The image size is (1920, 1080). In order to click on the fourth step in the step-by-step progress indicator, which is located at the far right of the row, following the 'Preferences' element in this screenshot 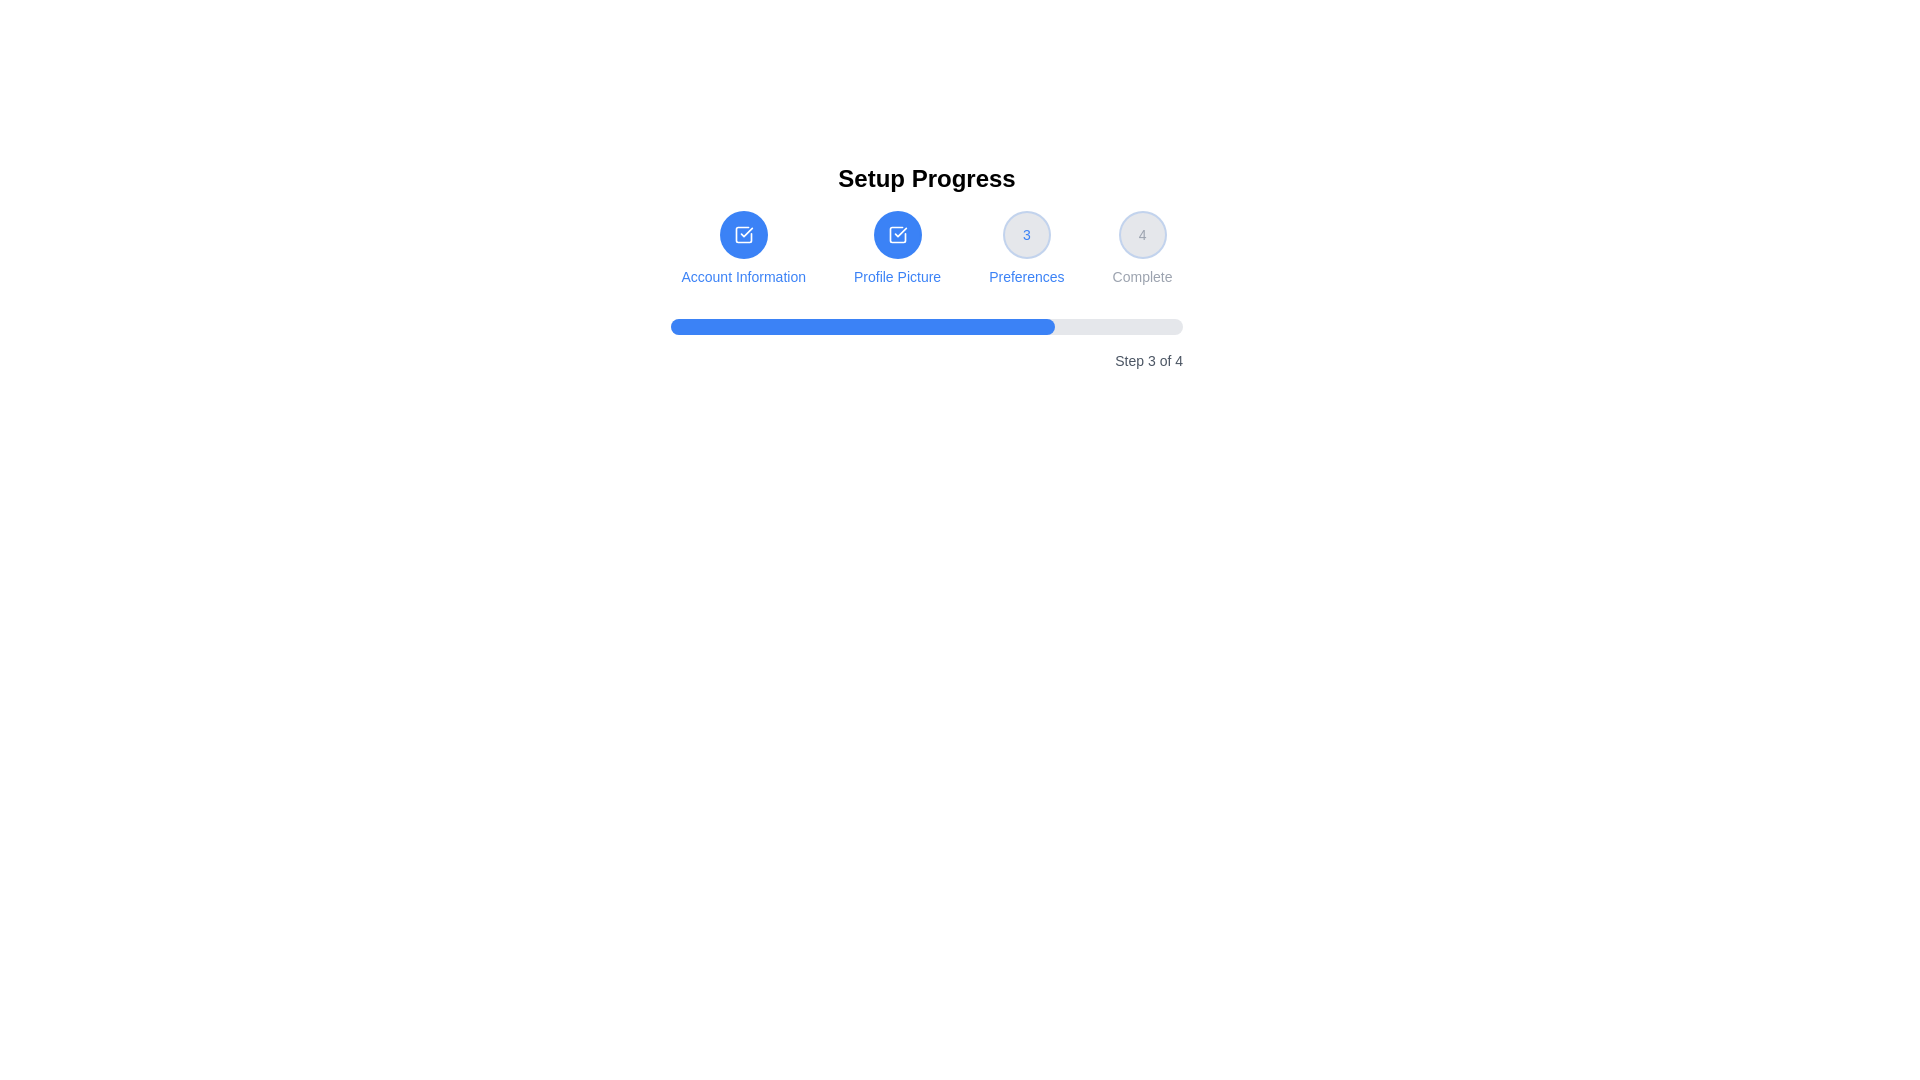, I will do `click(1142, 248)`.